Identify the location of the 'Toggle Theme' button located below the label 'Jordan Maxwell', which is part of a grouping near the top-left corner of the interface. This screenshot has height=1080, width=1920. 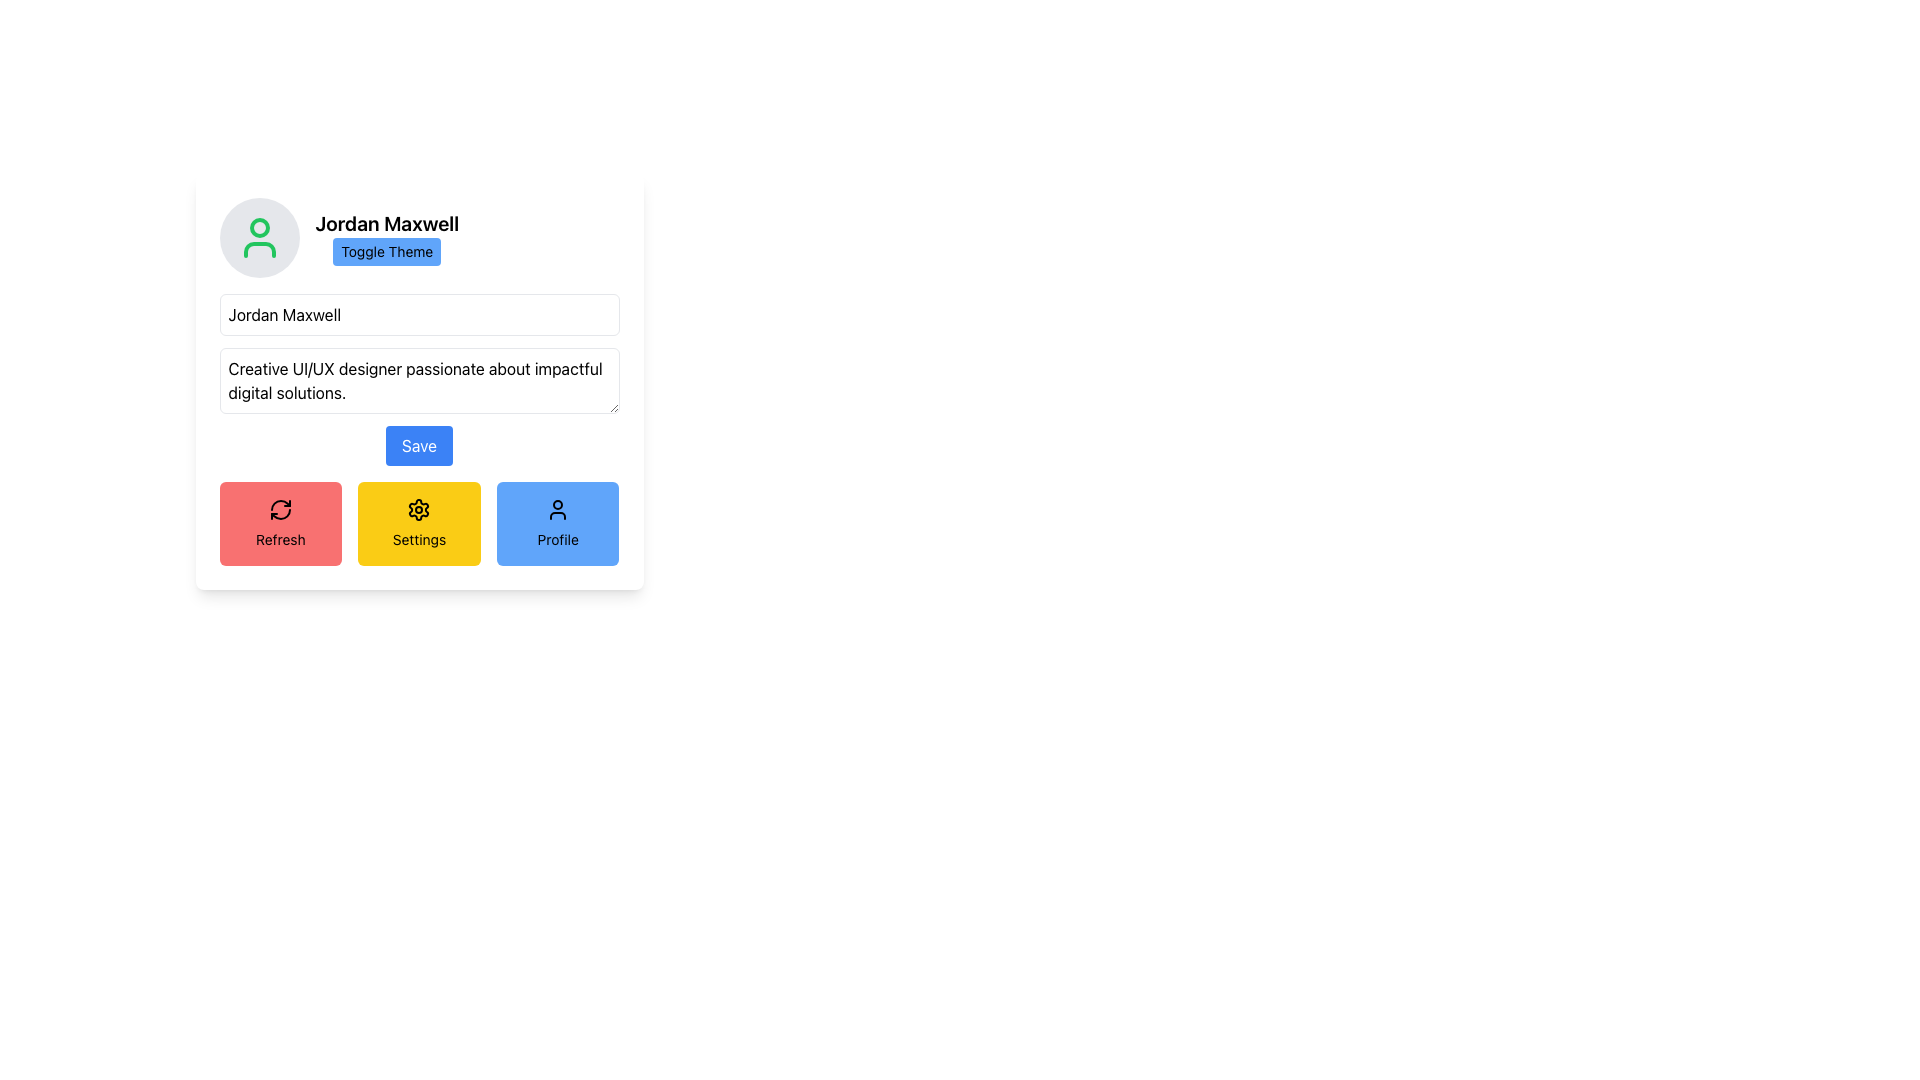
(387, 237).